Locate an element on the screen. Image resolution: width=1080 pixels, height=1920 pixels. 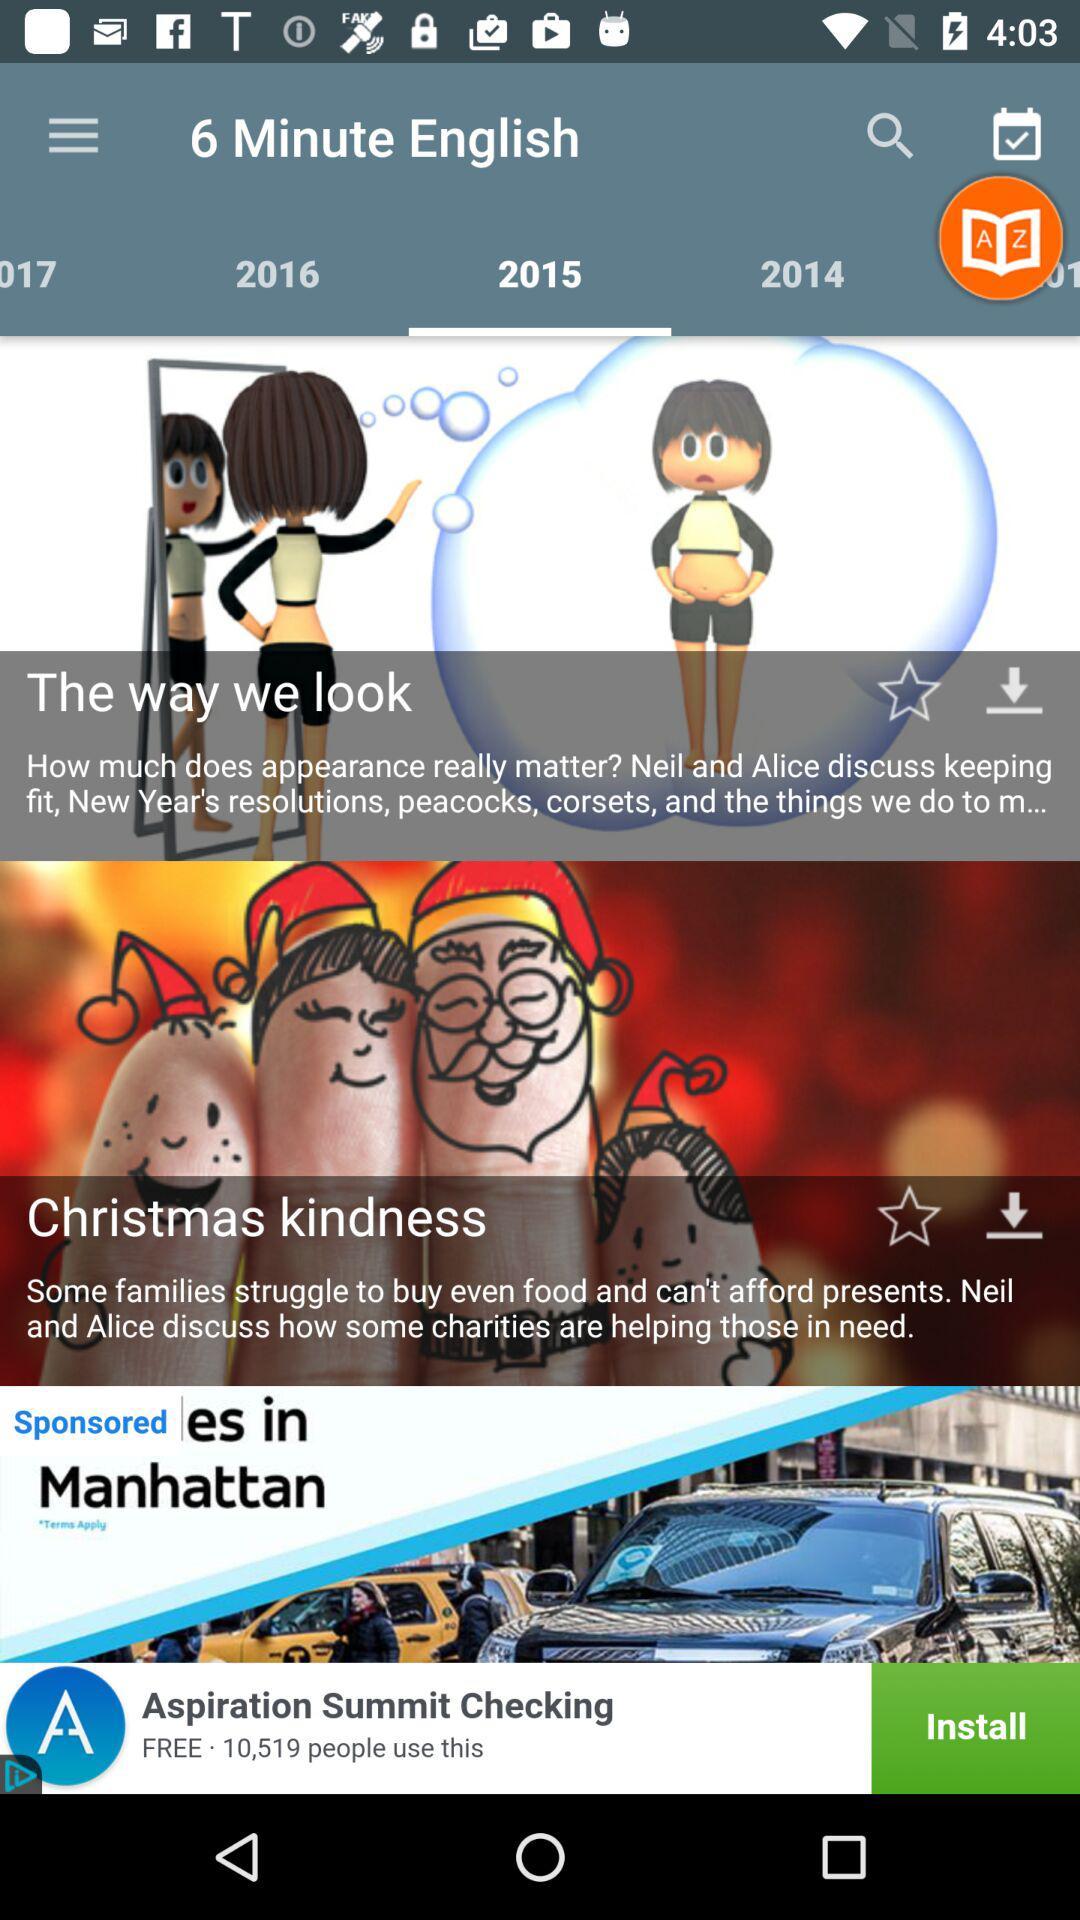
install this is located at coordinates (540, 1727).